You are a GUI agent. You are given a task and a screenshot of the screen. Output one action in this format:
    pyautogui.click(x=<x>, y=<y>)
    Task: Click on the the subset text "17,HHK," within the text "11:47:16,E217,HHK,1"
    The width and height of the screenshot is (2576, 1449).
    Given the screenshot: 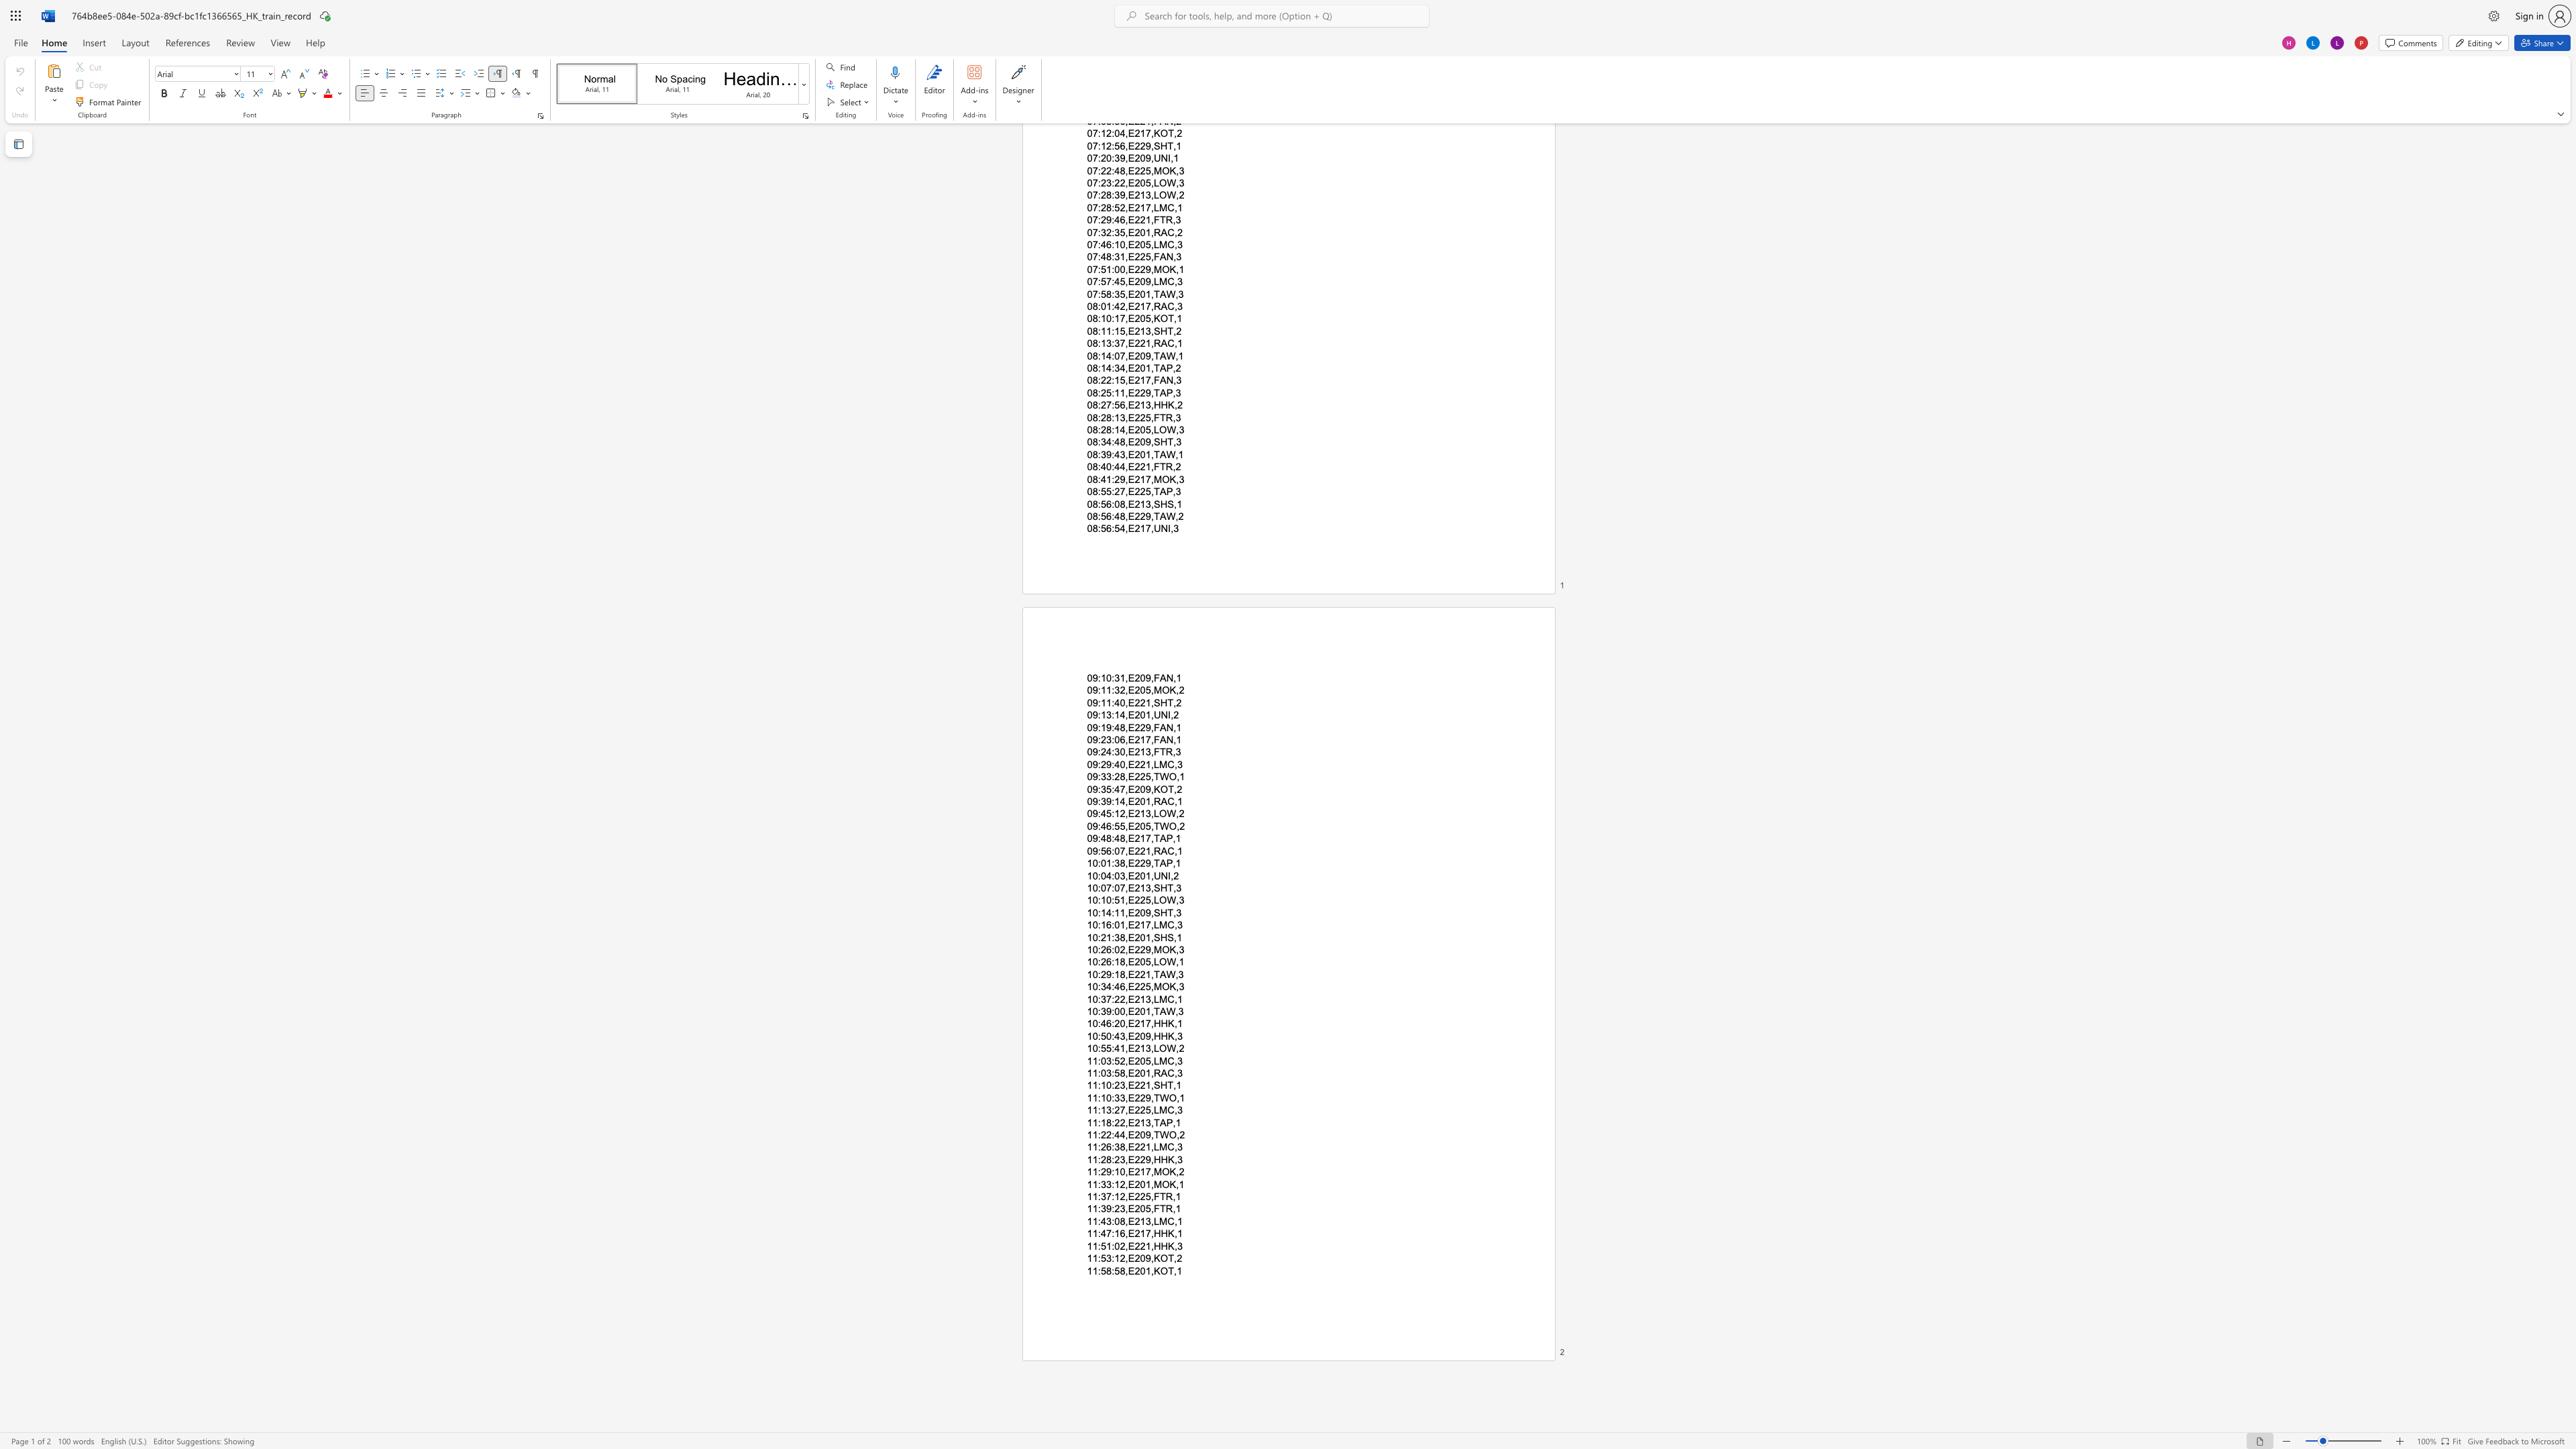 What is the action you would take?
    pyautogui.click(x=1138, y=1232)
    